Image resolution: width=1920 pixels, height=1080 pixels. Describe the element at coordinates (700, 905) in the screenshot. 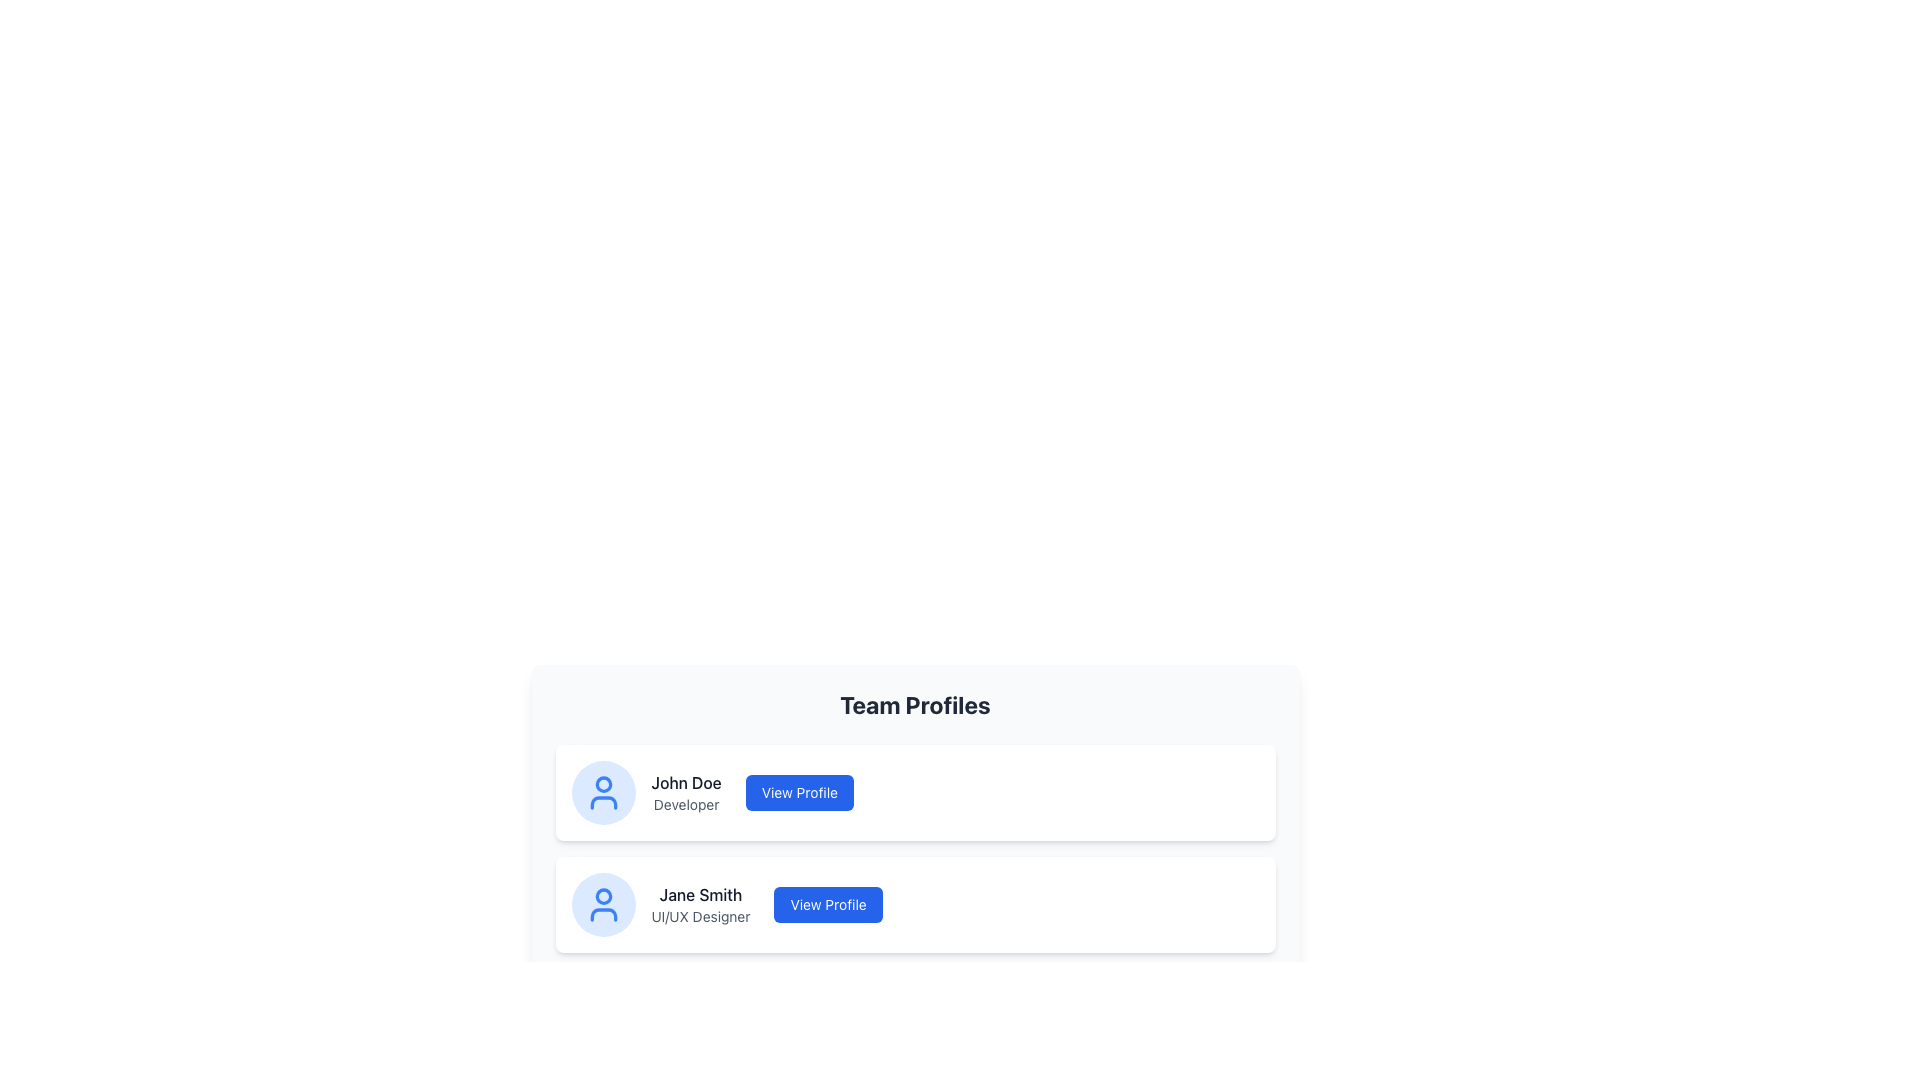

I see `text content of the Text block displaying 'Jane Smith' and 'UI/UX Designer' located within the second profile card` at that location.